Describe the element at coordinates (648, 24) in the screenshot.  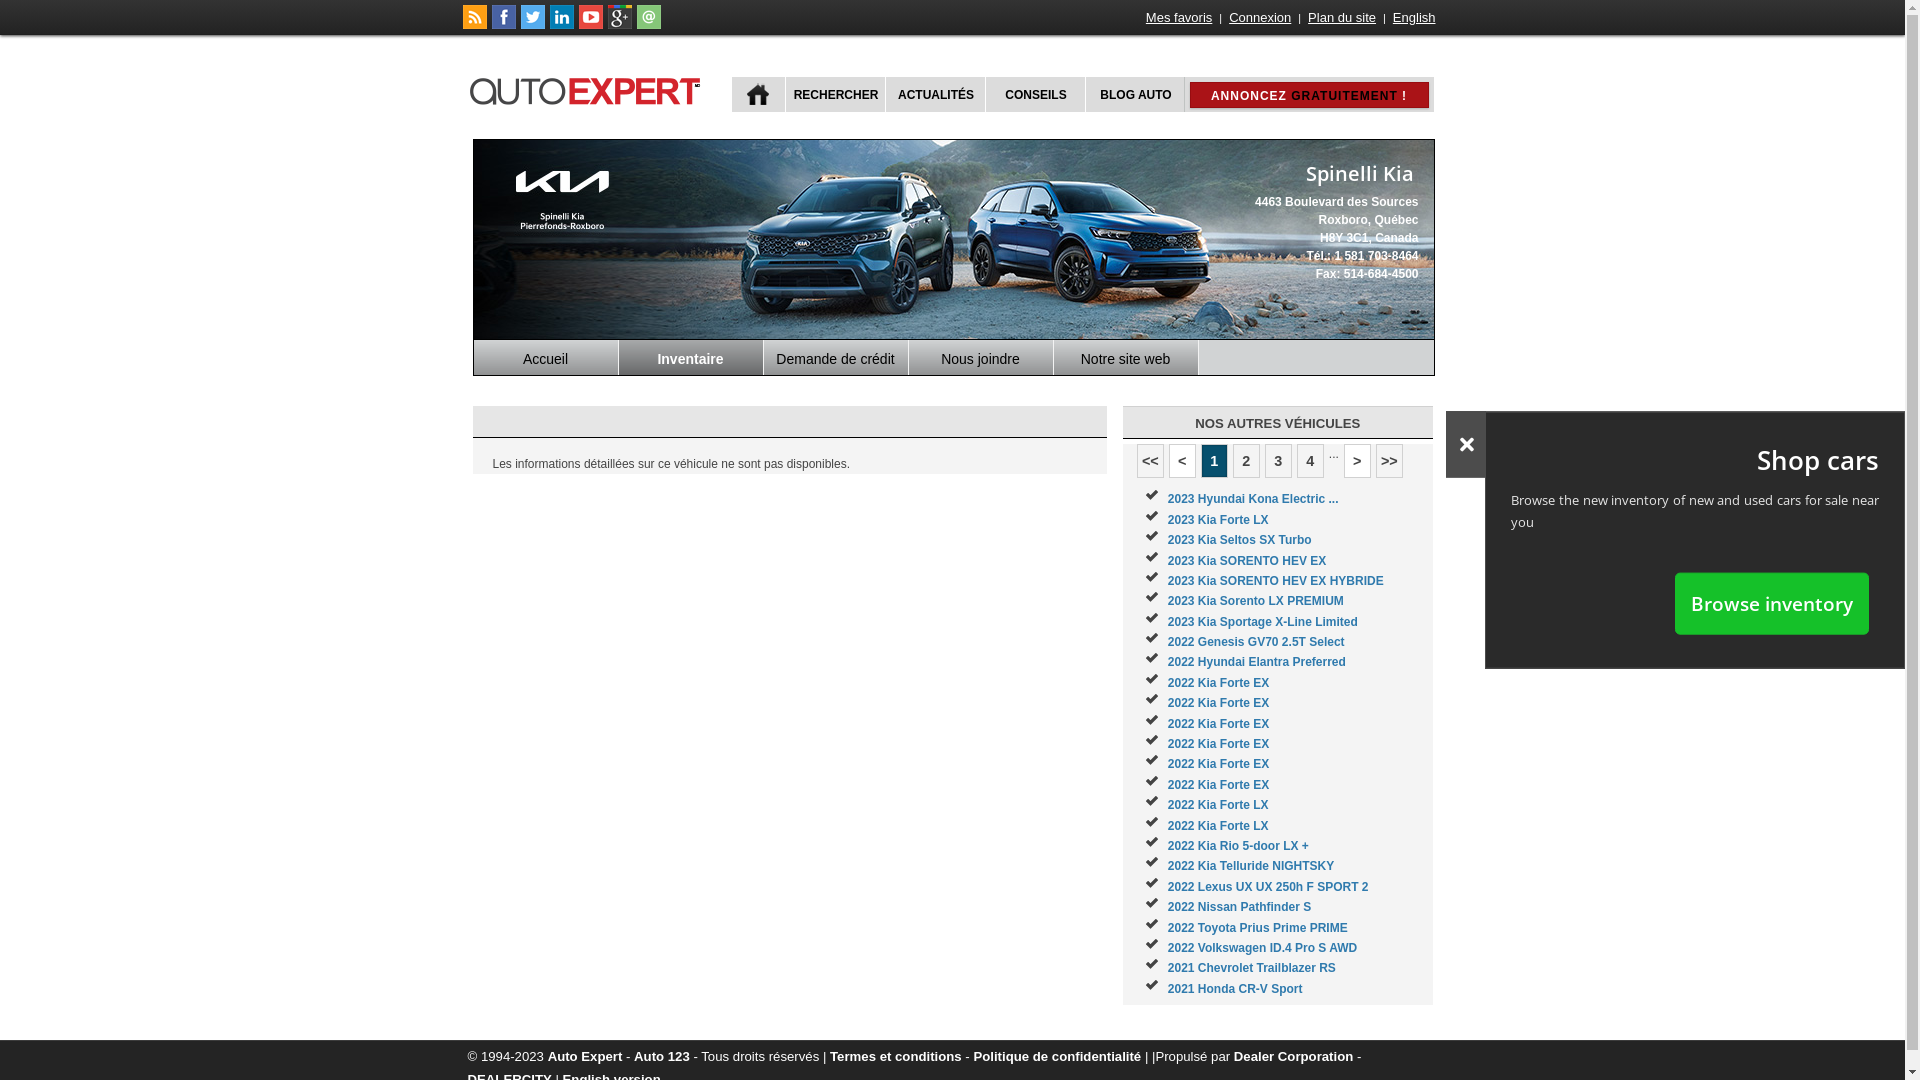
I see `'Joindre autoExpert.ca'` at that location.